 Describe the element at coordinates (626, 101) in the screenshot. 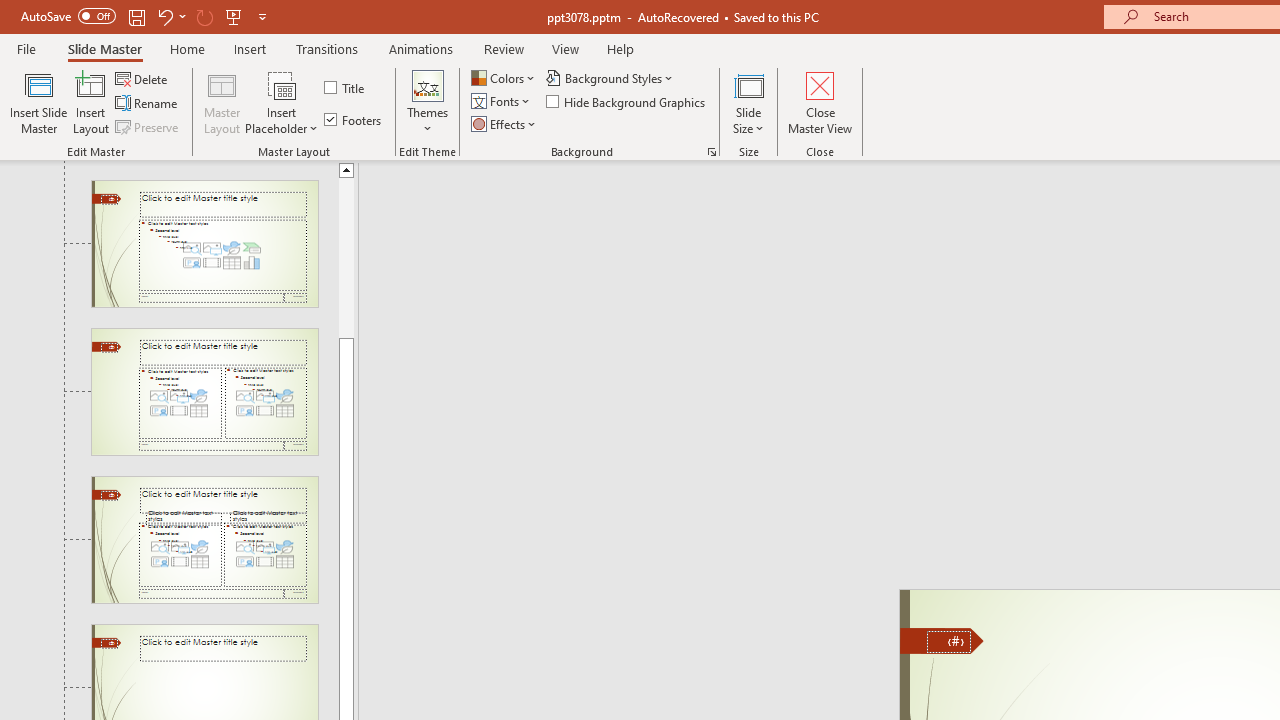

I see `'Hide Background Graphics'` at that location.